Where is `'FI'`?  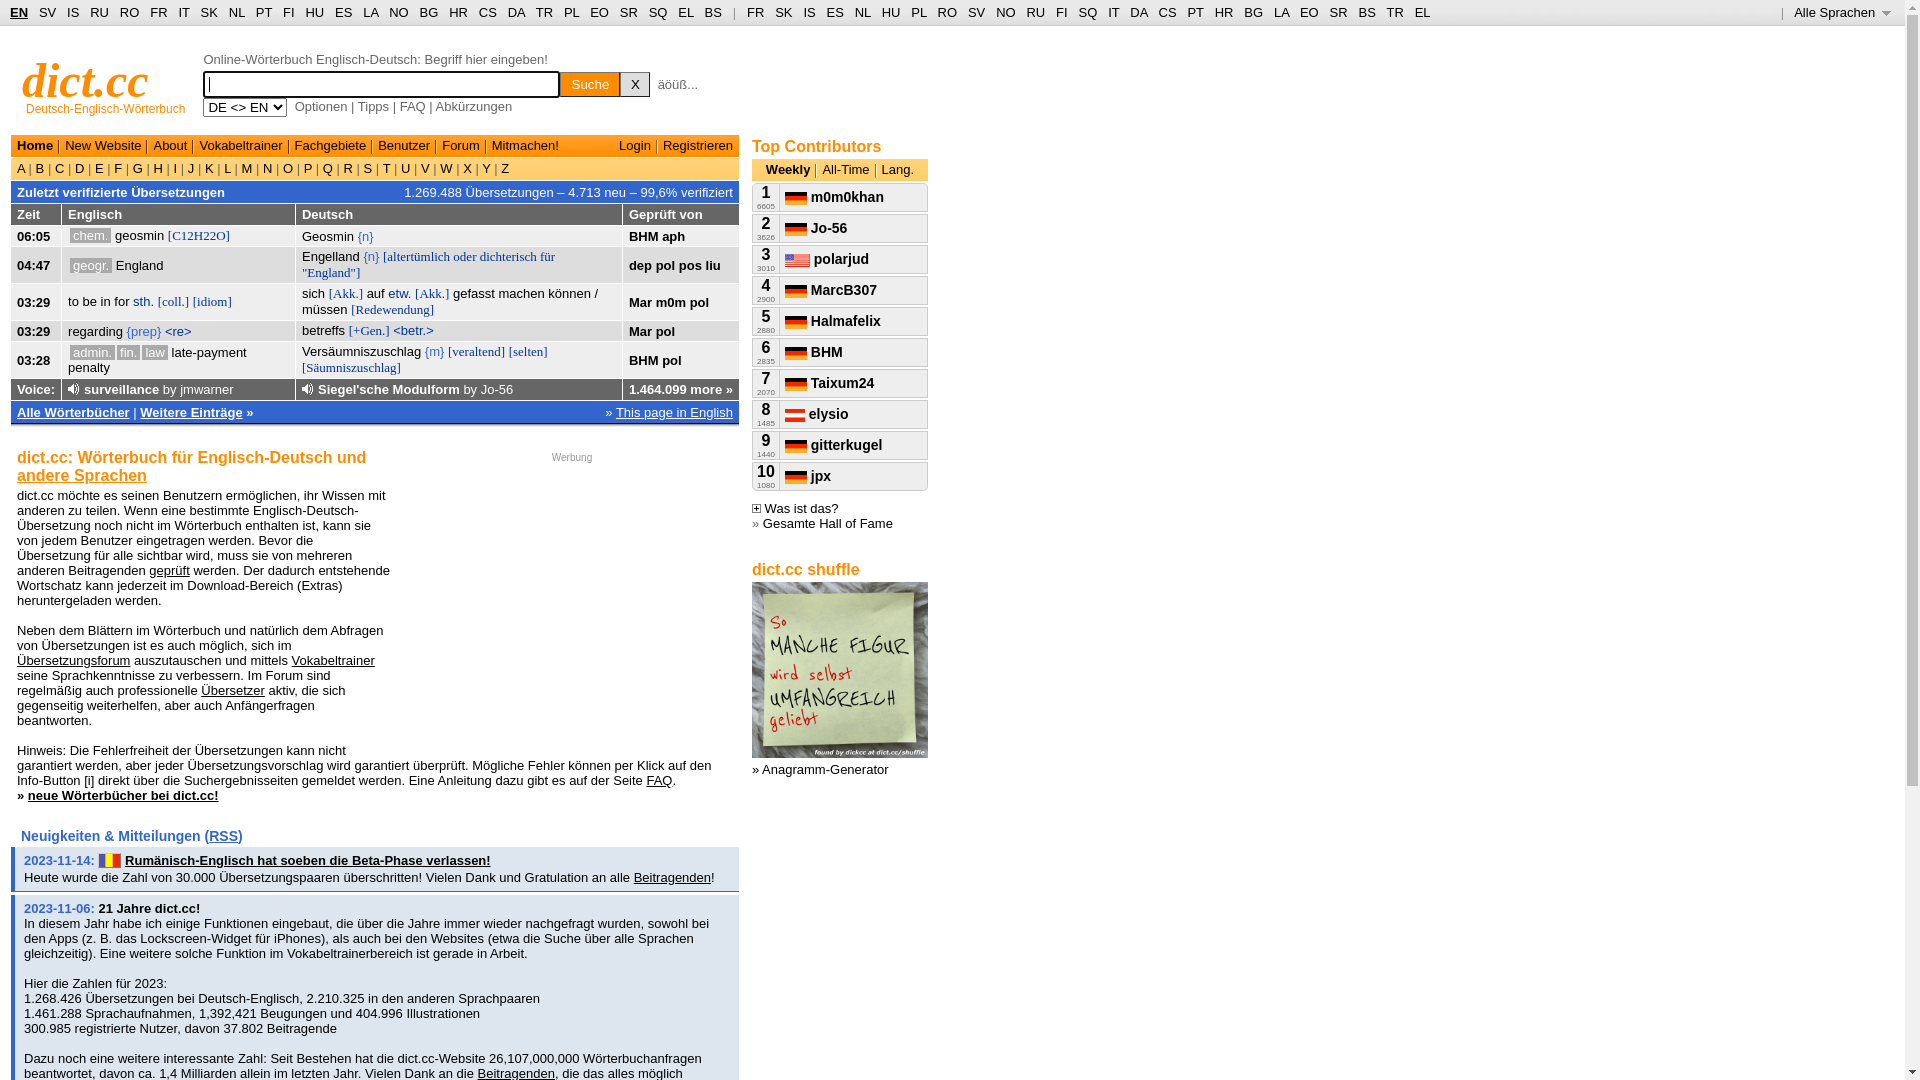 'FI' is located at coordinates (1060, 12).